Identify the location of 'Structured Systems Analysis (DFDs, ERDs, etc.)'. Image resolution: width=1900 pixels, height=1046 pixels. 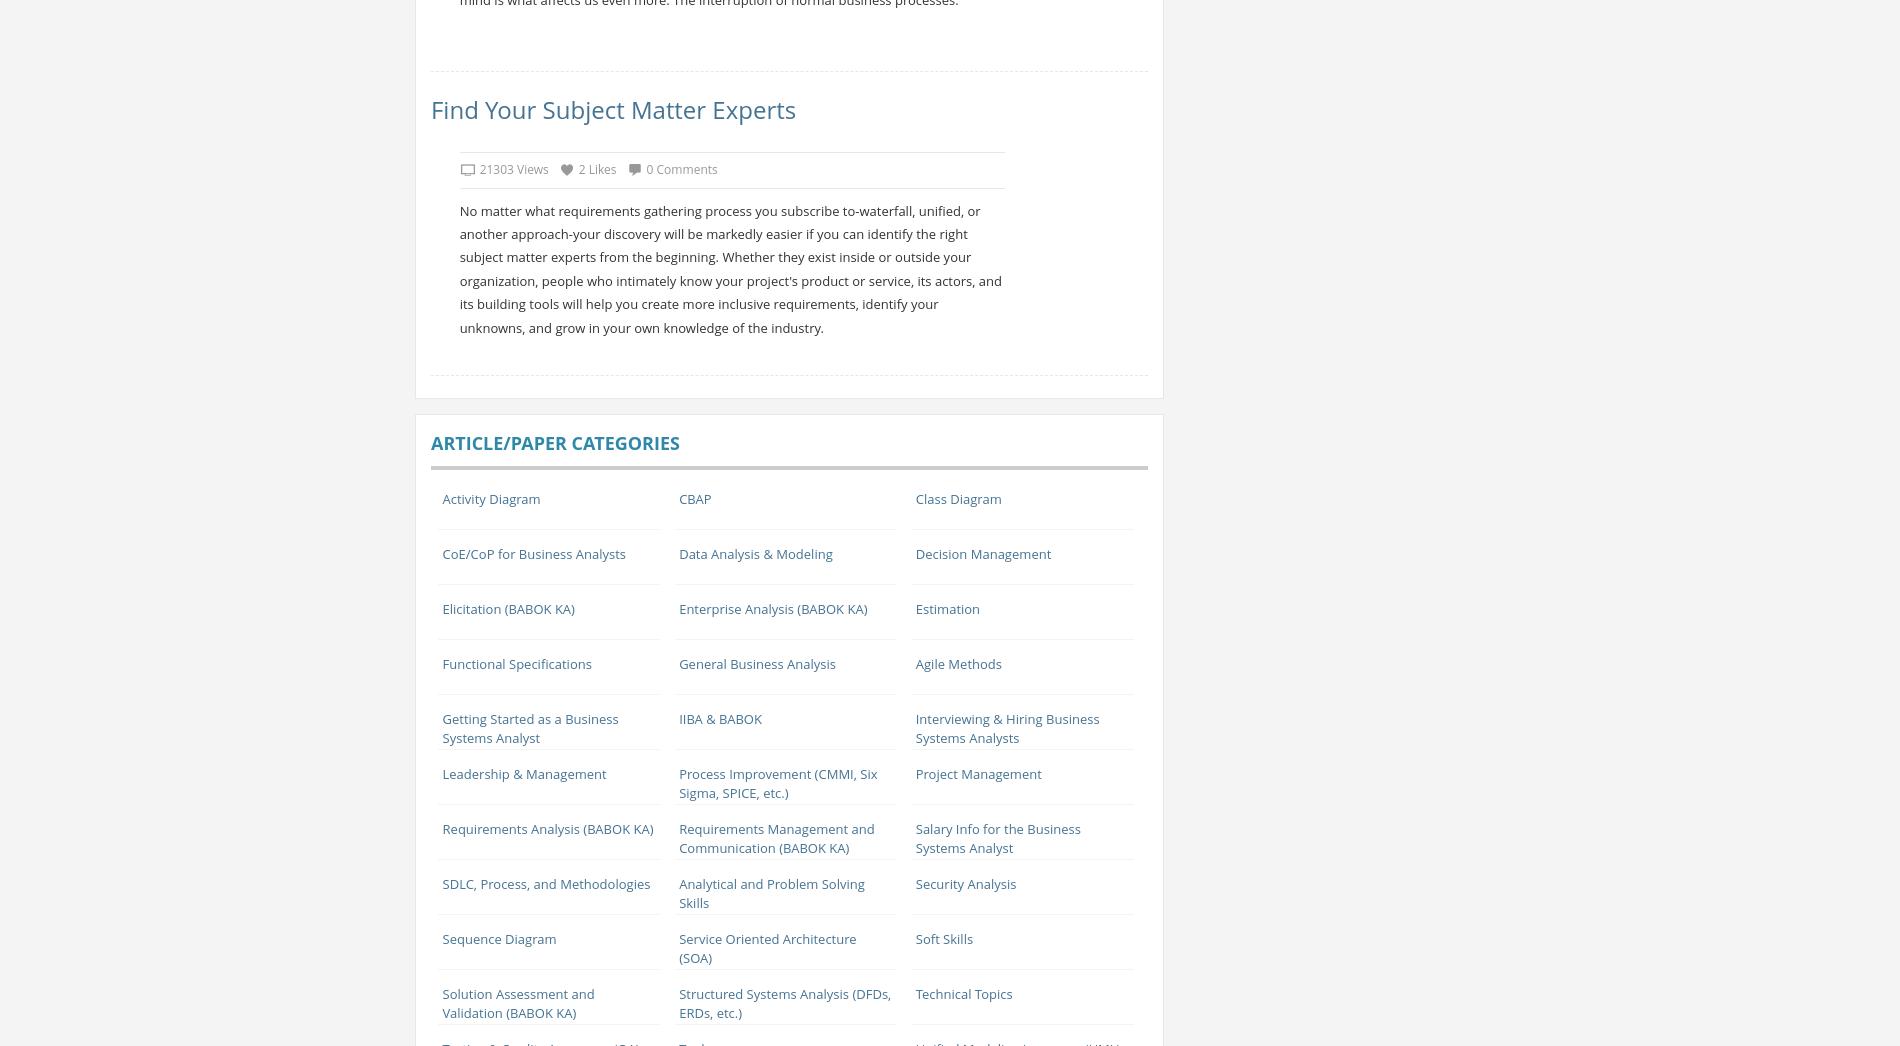
(679, 1002).